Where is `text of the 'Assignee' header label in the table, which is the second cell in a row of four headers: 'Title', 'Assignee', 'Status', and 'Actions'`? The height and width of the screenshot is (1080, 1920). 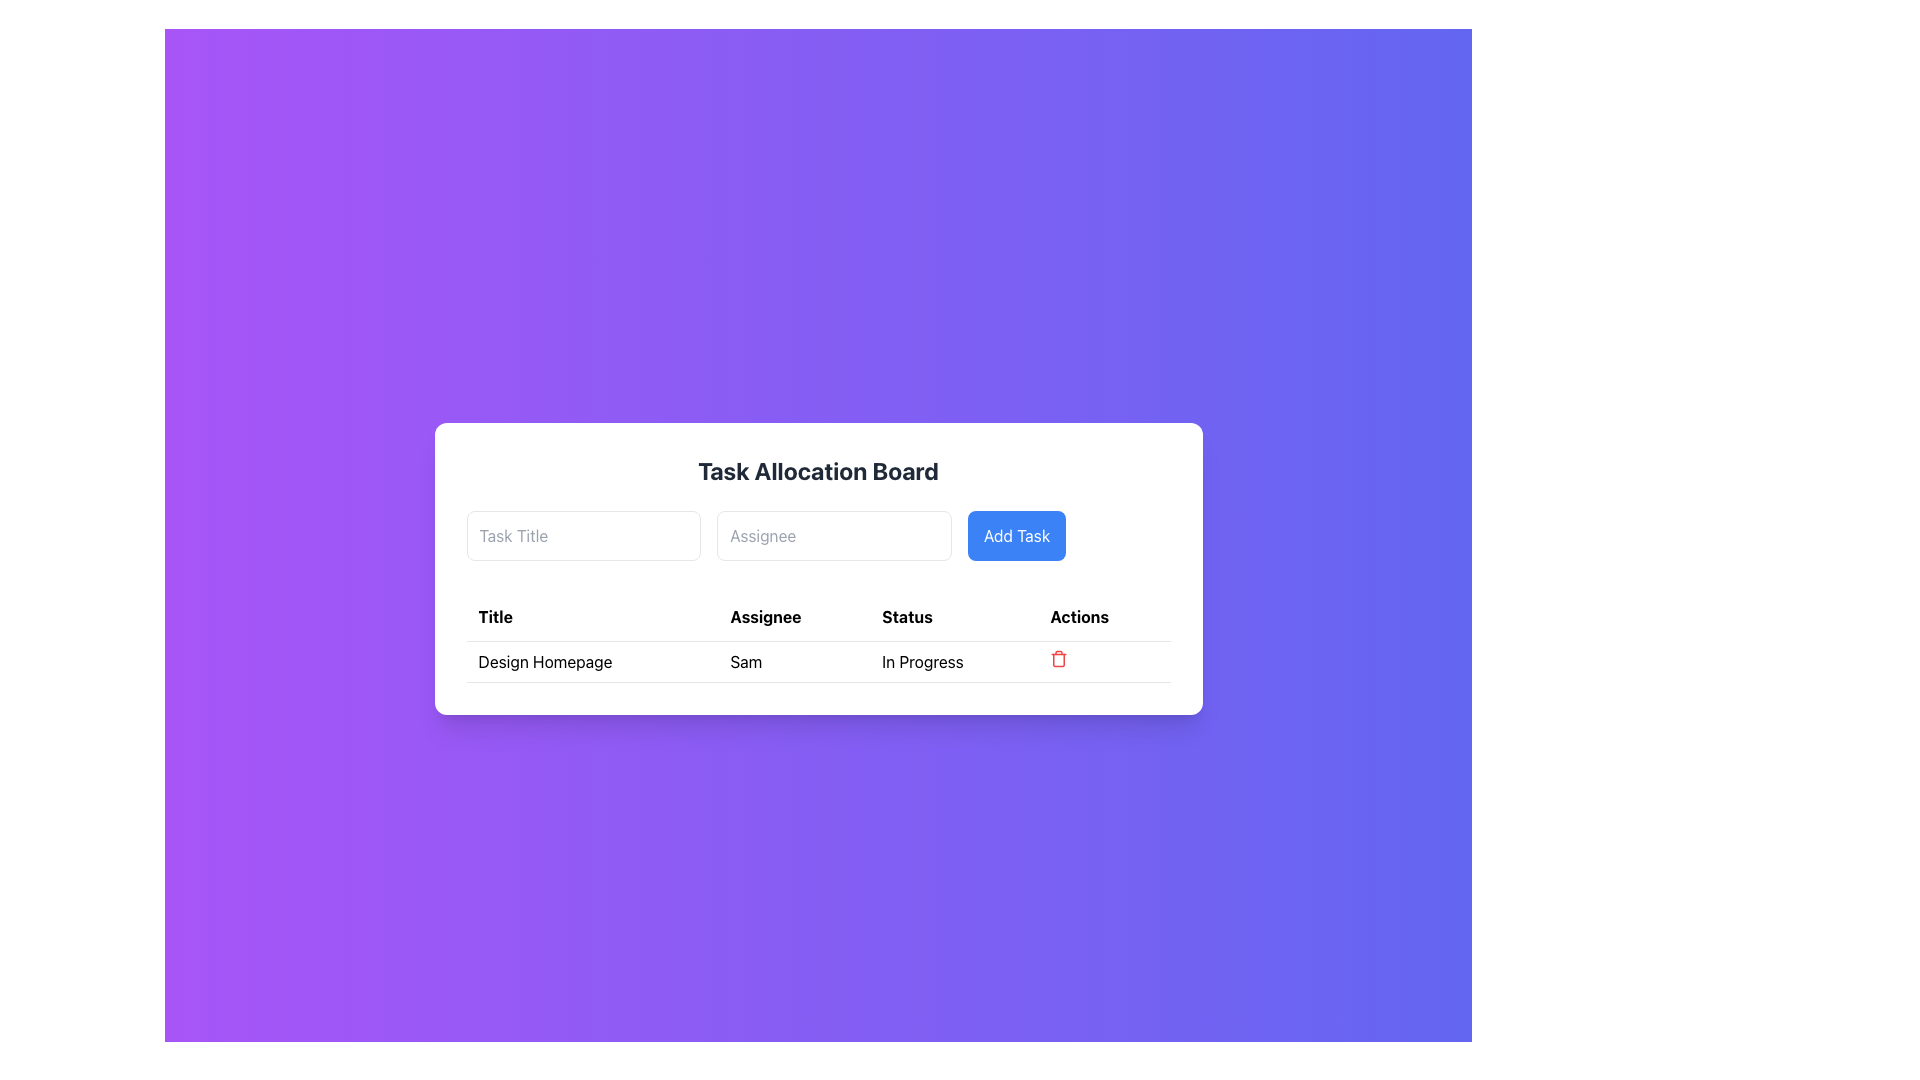 text of the 'Assignee' header label in the table, which is the second cell in a row of four headers: 'Title', 'Assignee', 'Status', and 'Actions' is located at coordinates (793, 616).